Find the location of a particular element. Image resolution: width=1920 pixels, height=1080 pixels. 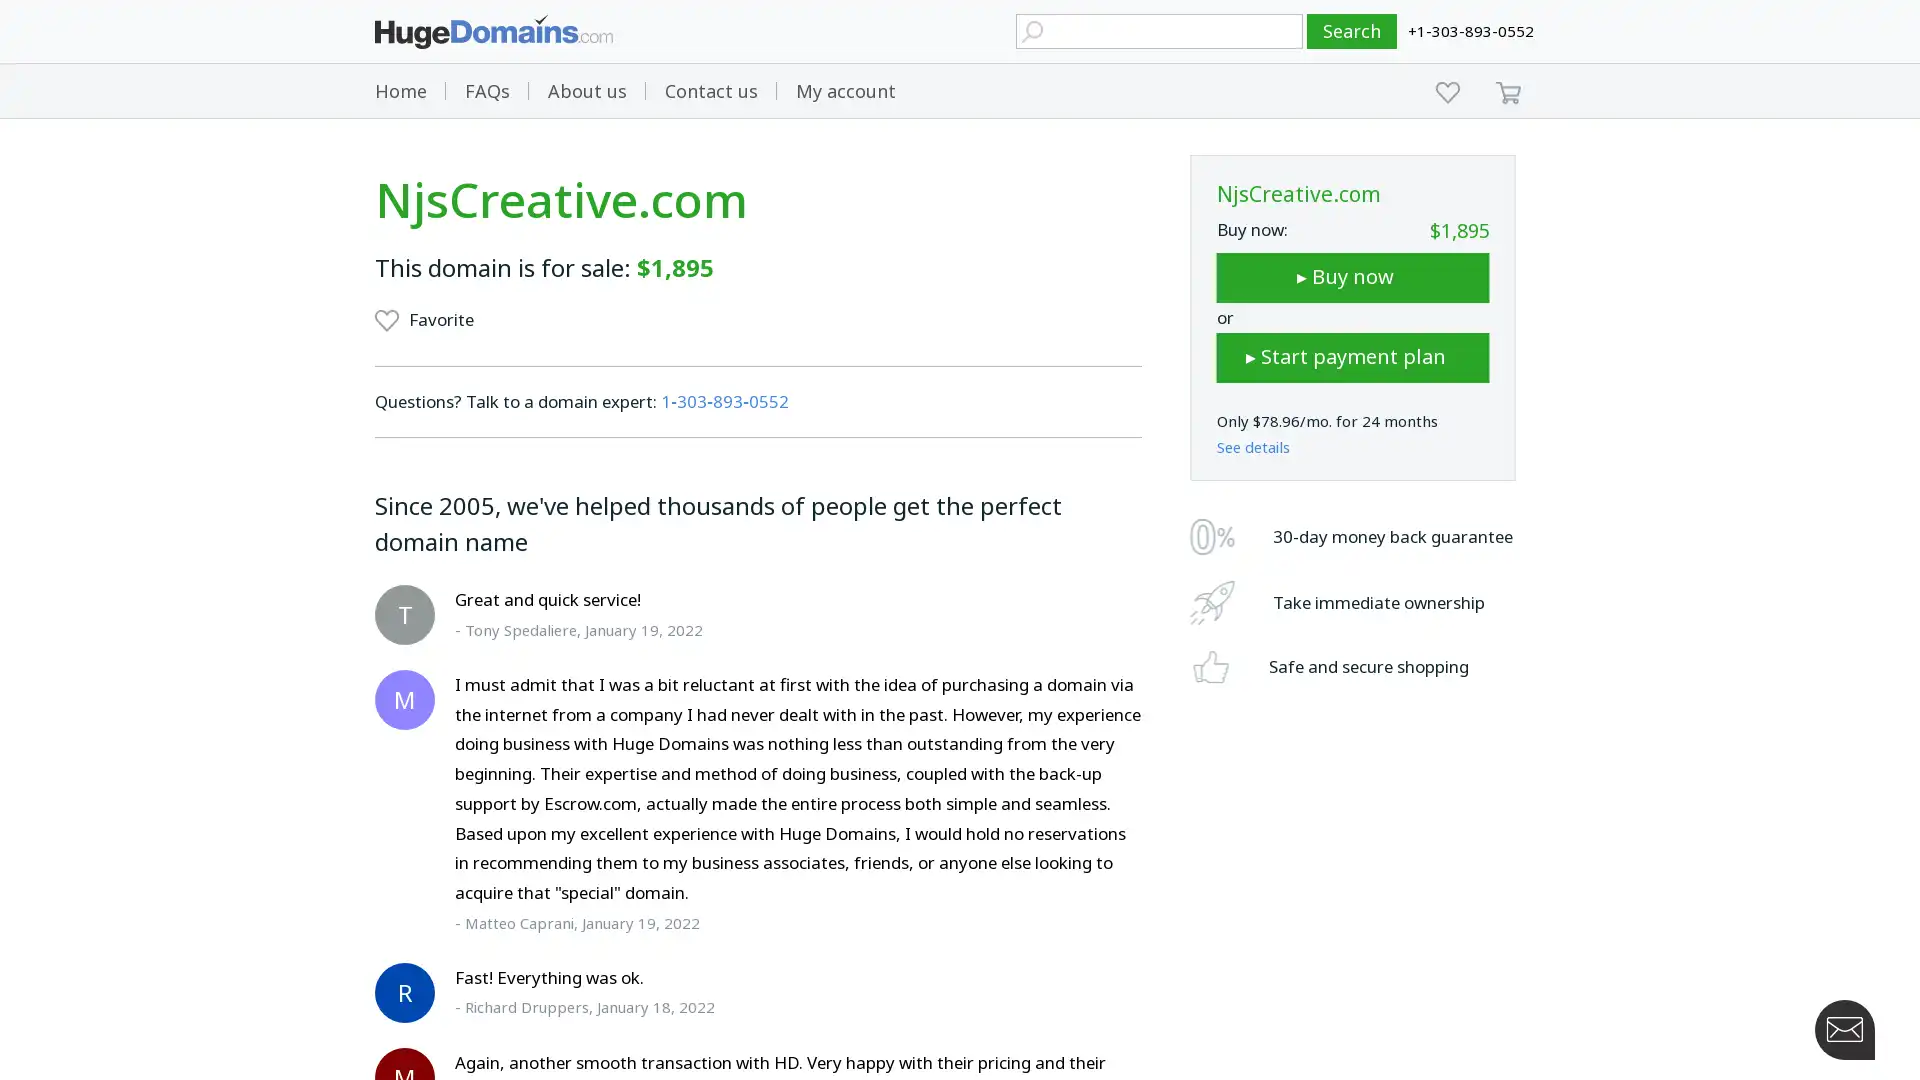

Search is located at coordinates (1352, 31).